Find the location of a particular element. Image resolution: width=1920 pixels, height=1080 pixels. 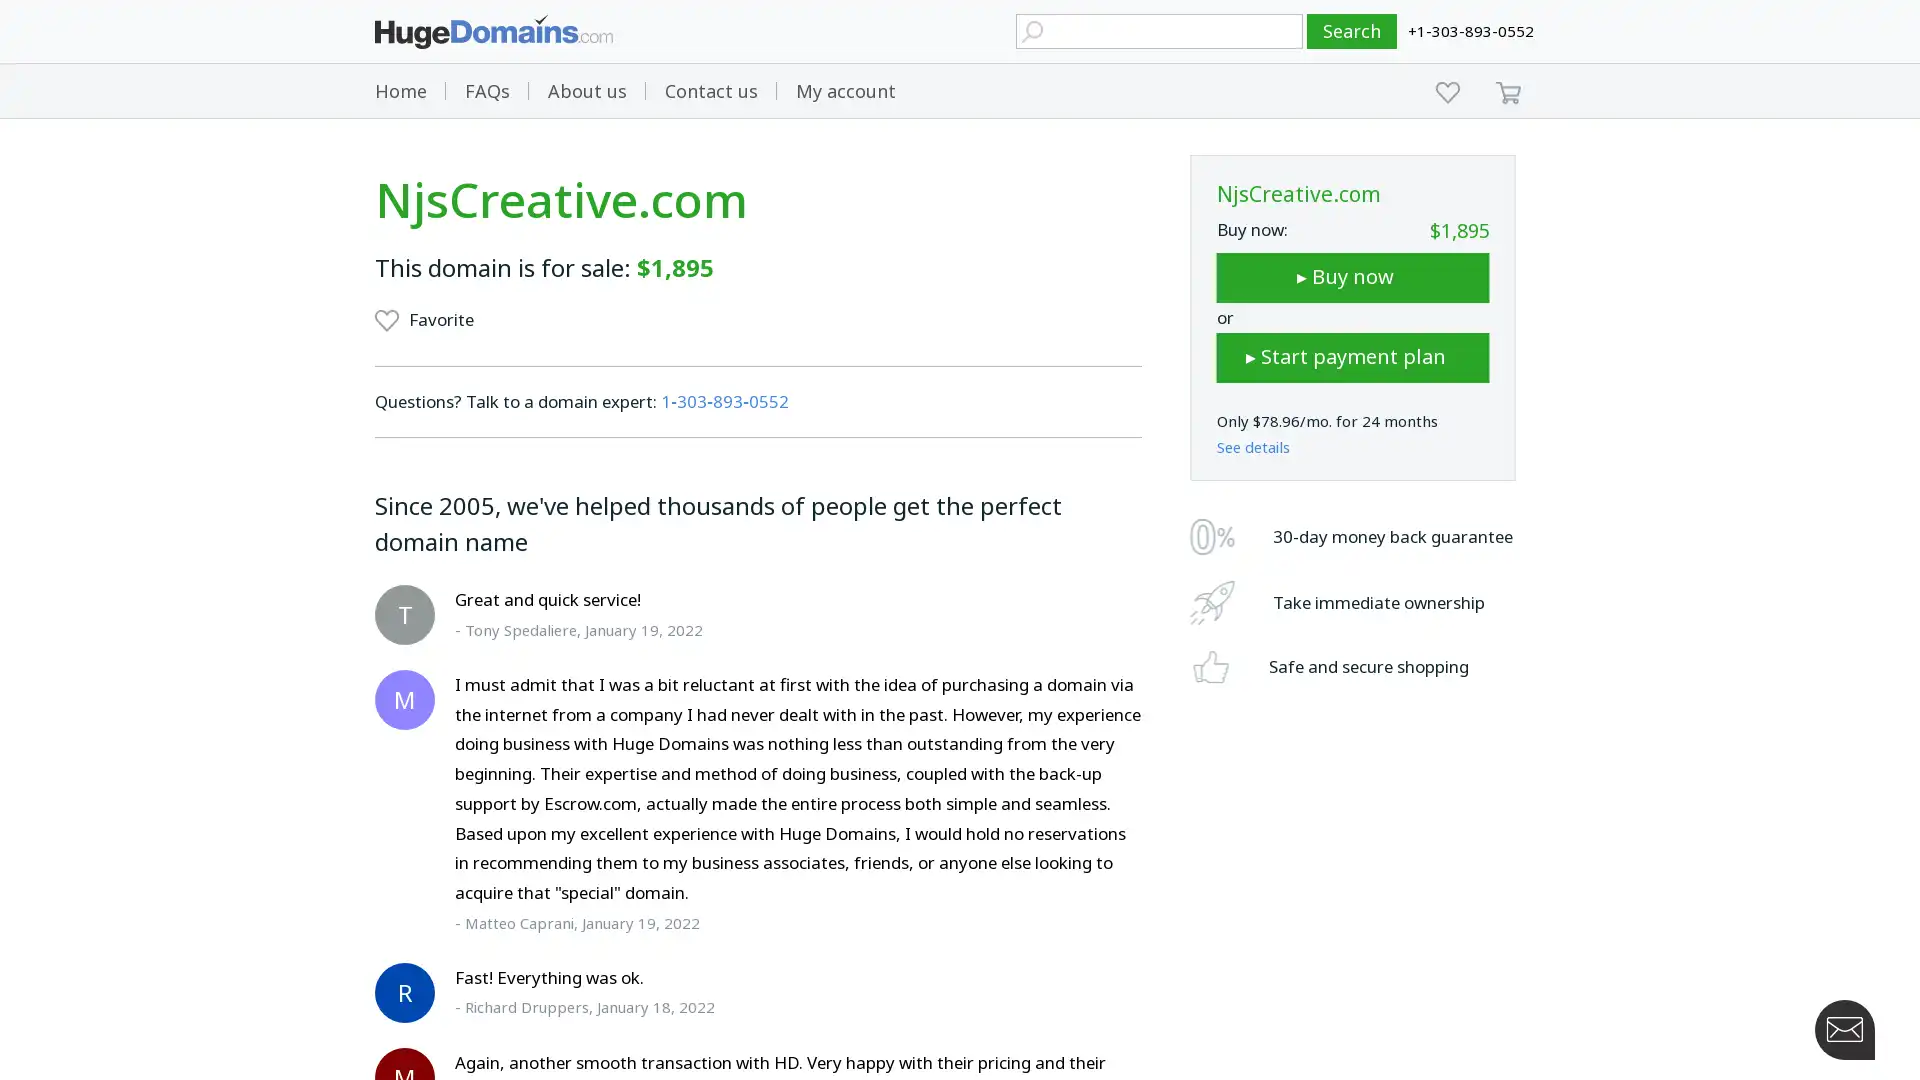

Search is located at coordinates (1352, 31).